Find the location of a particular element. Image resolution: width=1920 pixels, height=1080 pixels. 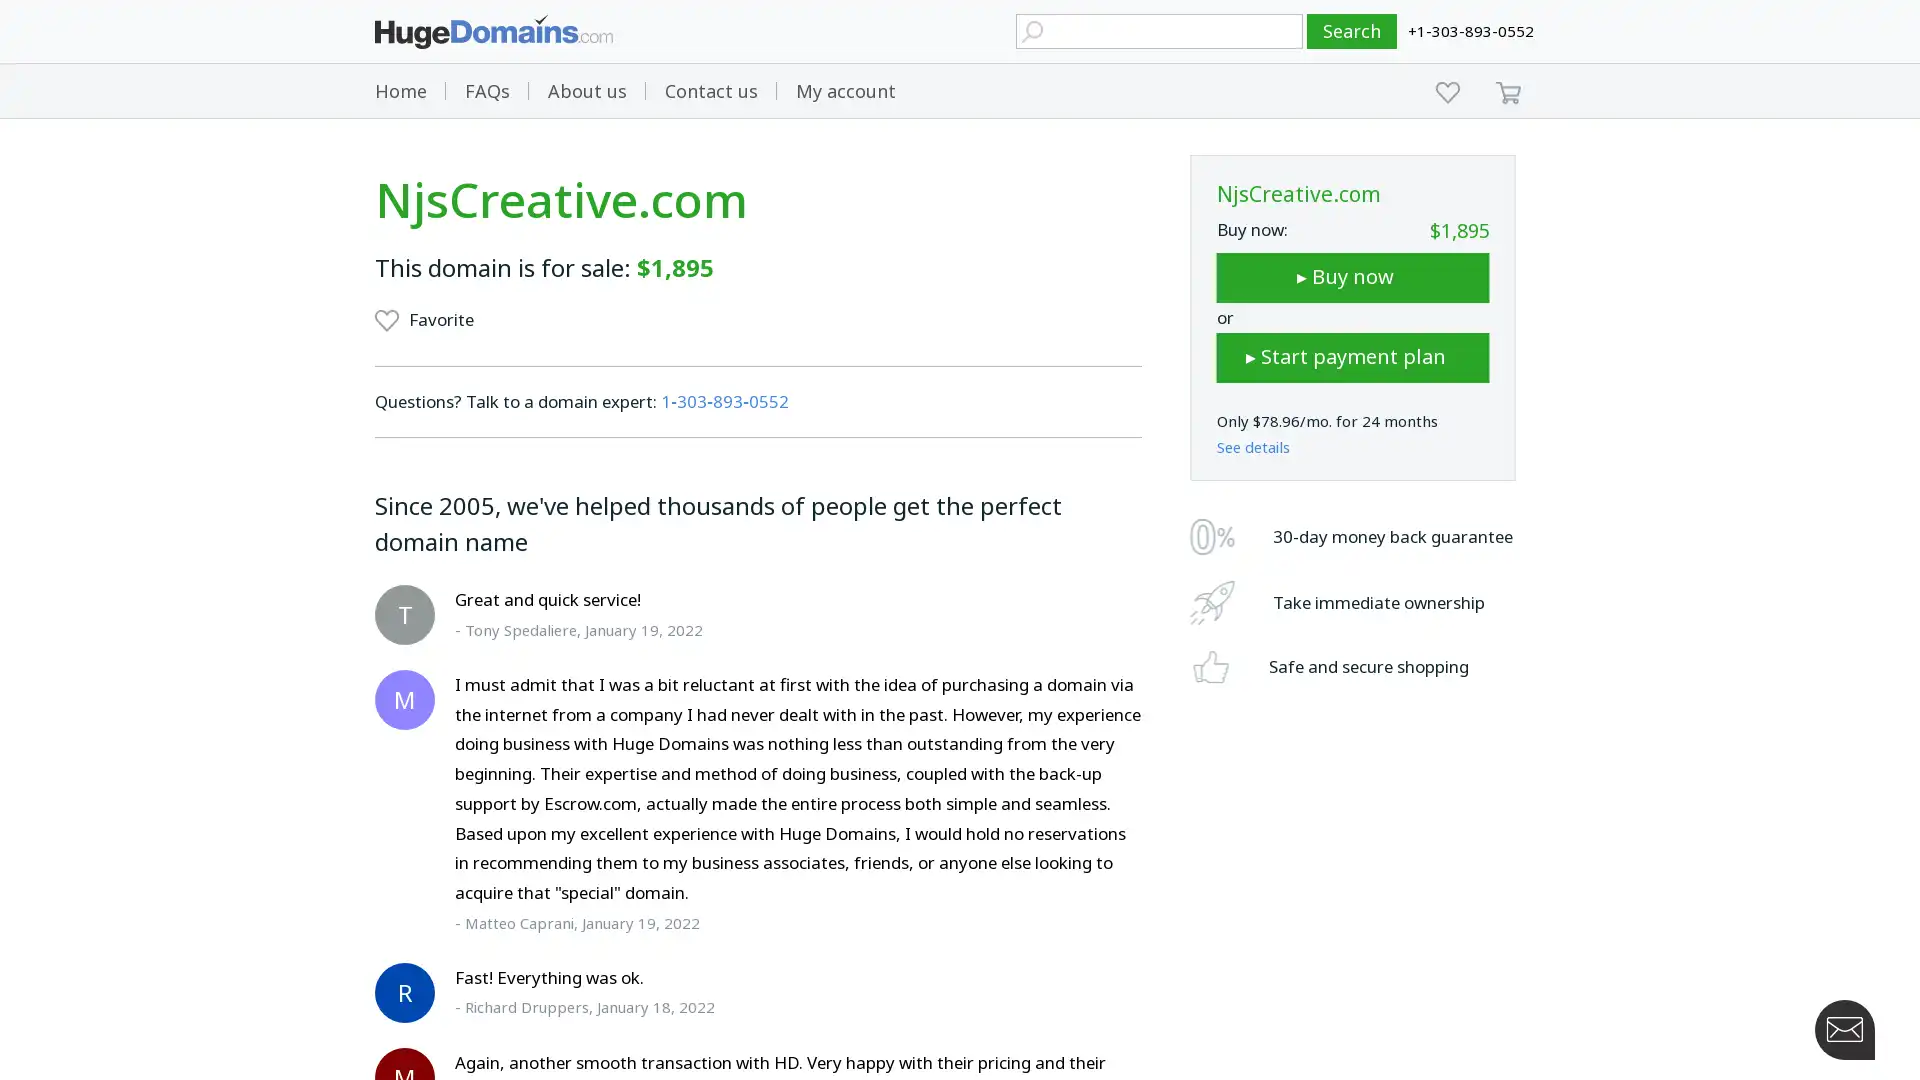

Search is located at coordinates (1352, 31).